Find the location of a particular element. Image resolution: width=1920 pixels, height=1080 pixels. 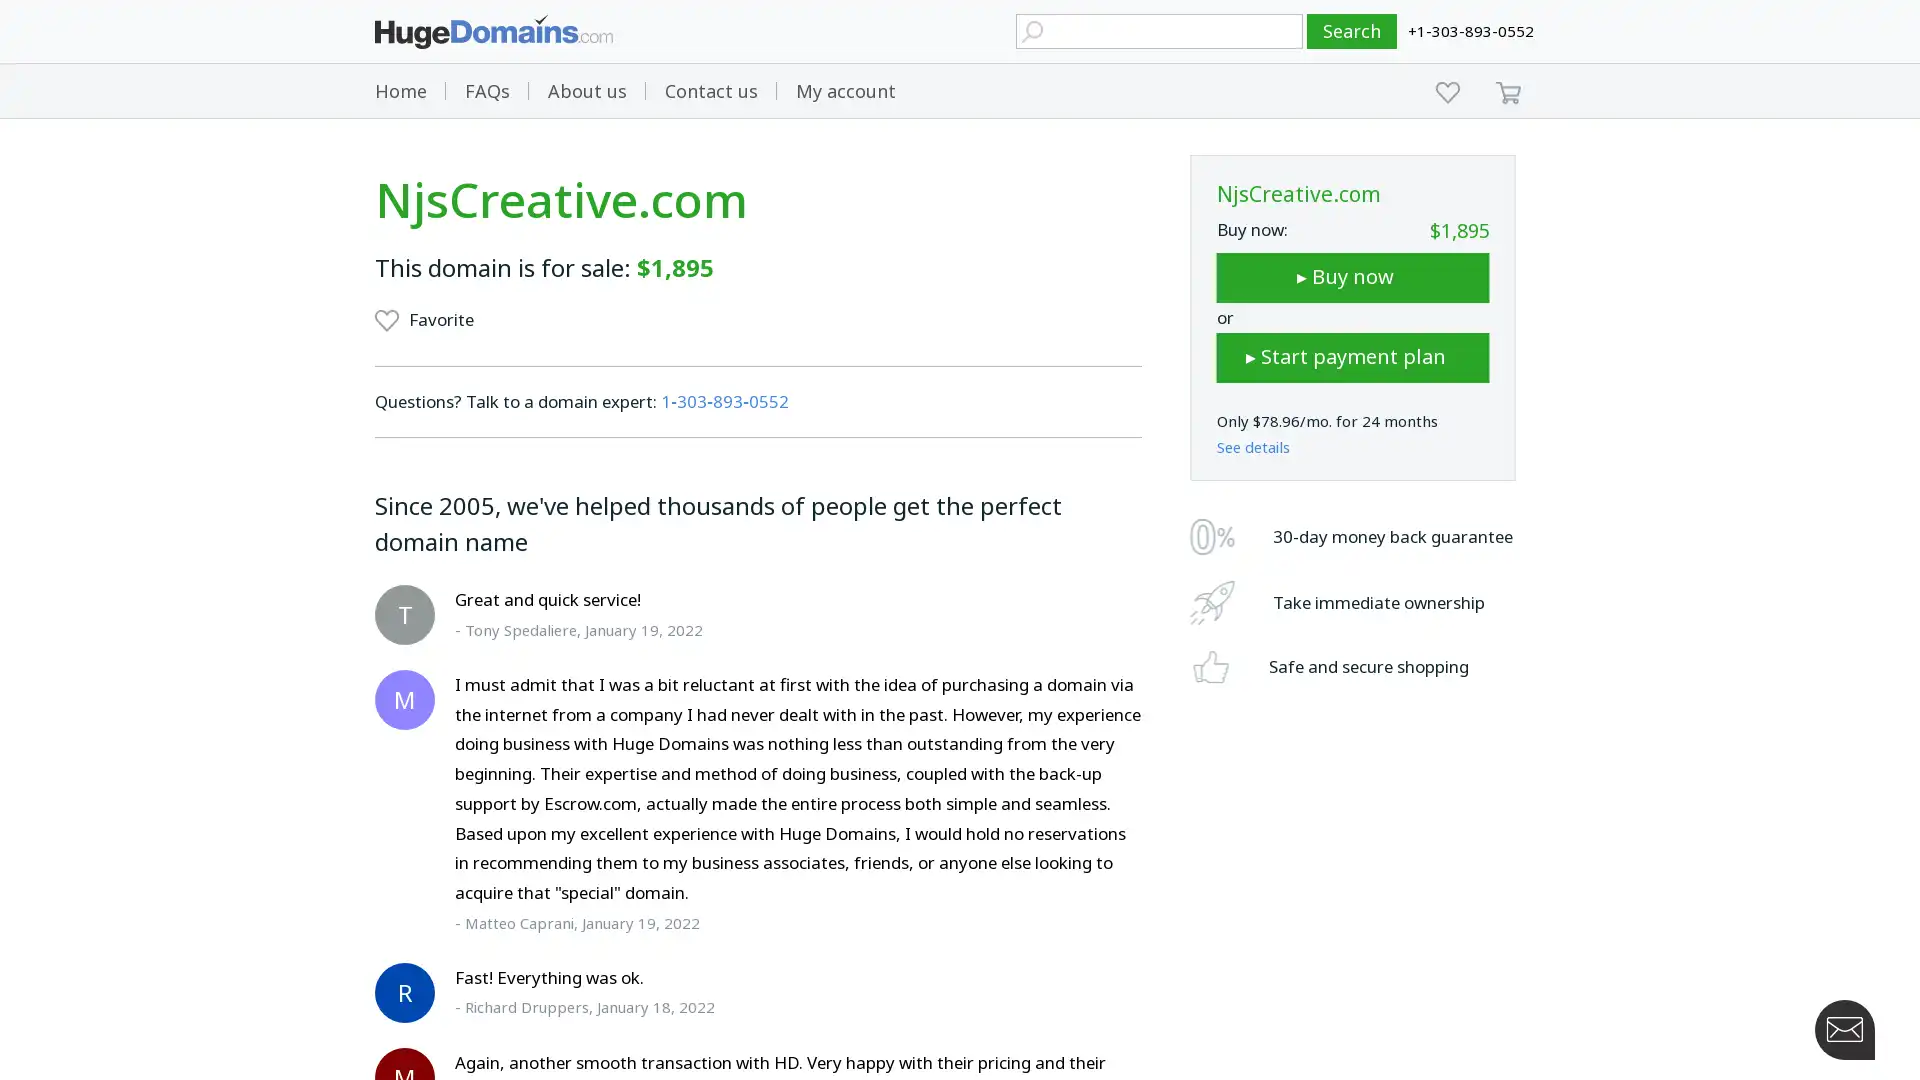

Search is located at coordinates (1352, 31).